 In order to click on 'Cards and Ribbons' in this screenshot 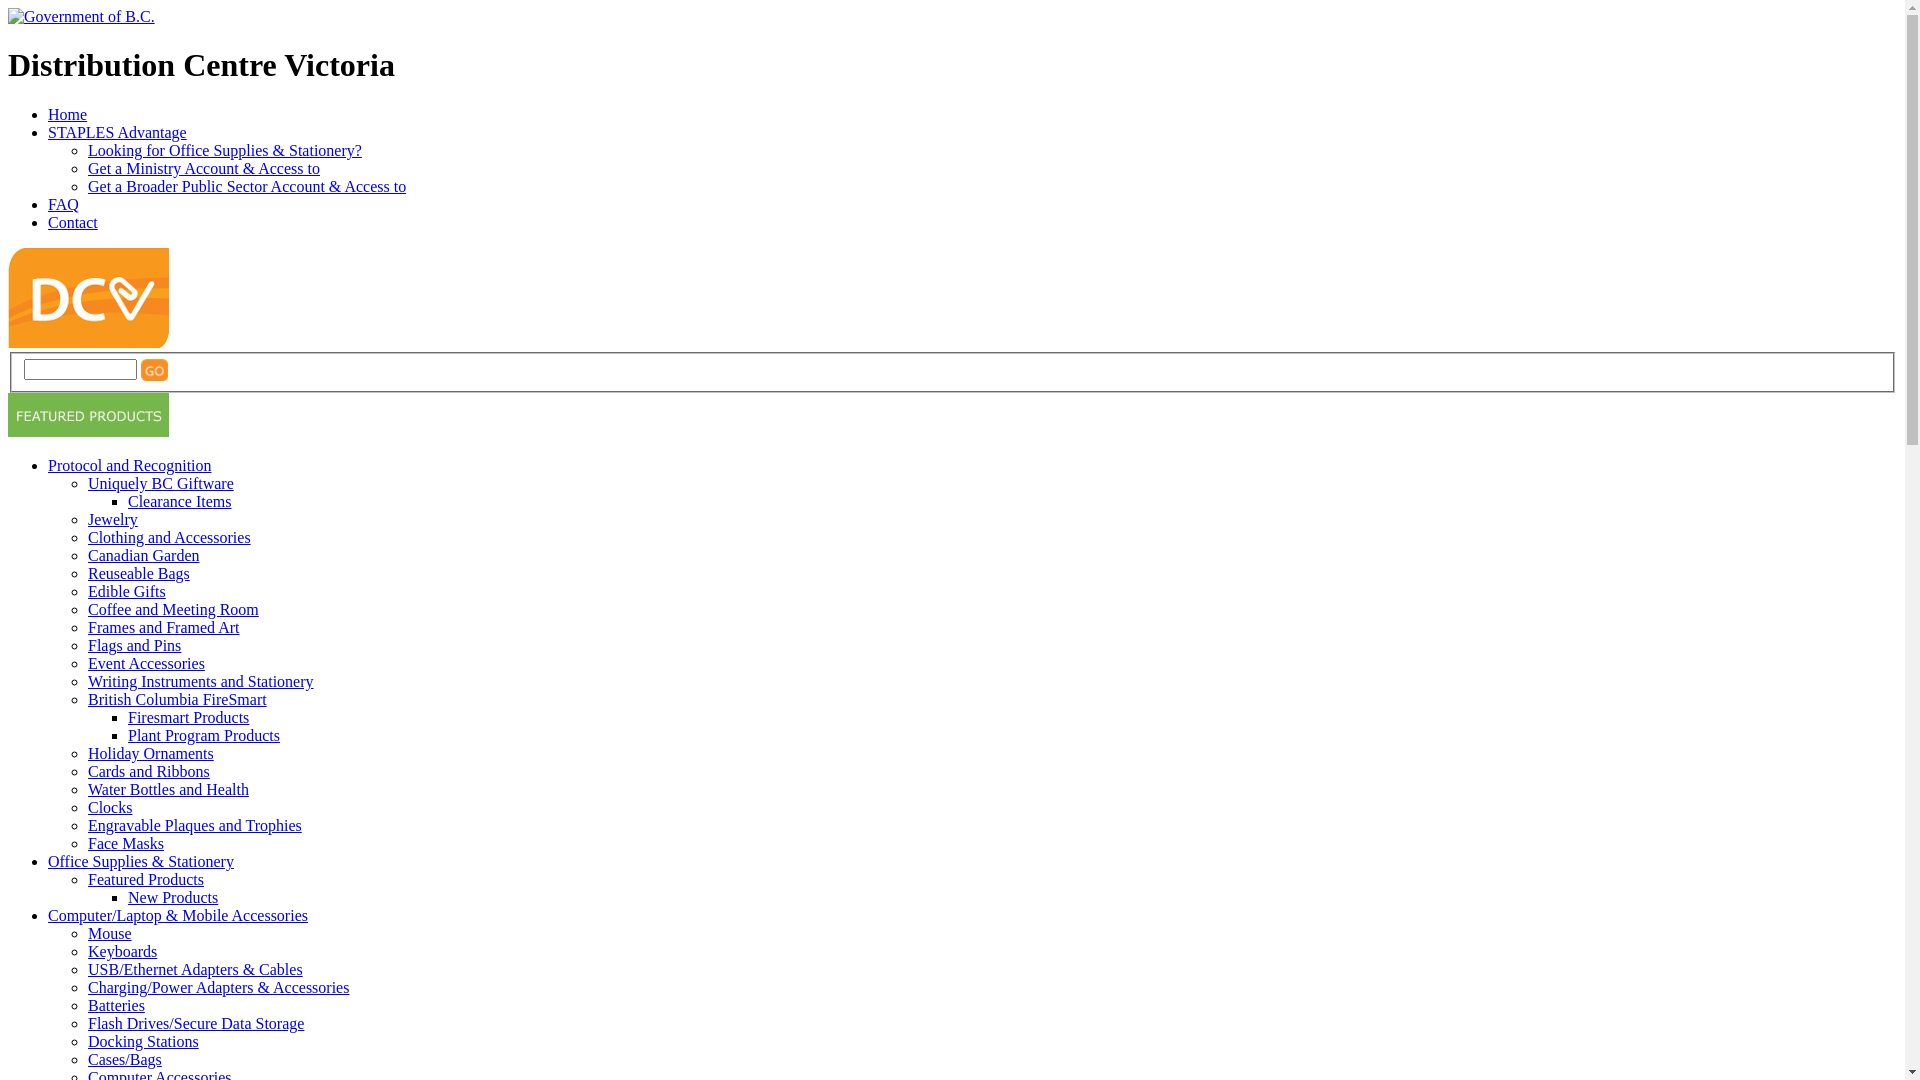, I will do `click(147, 770)`.